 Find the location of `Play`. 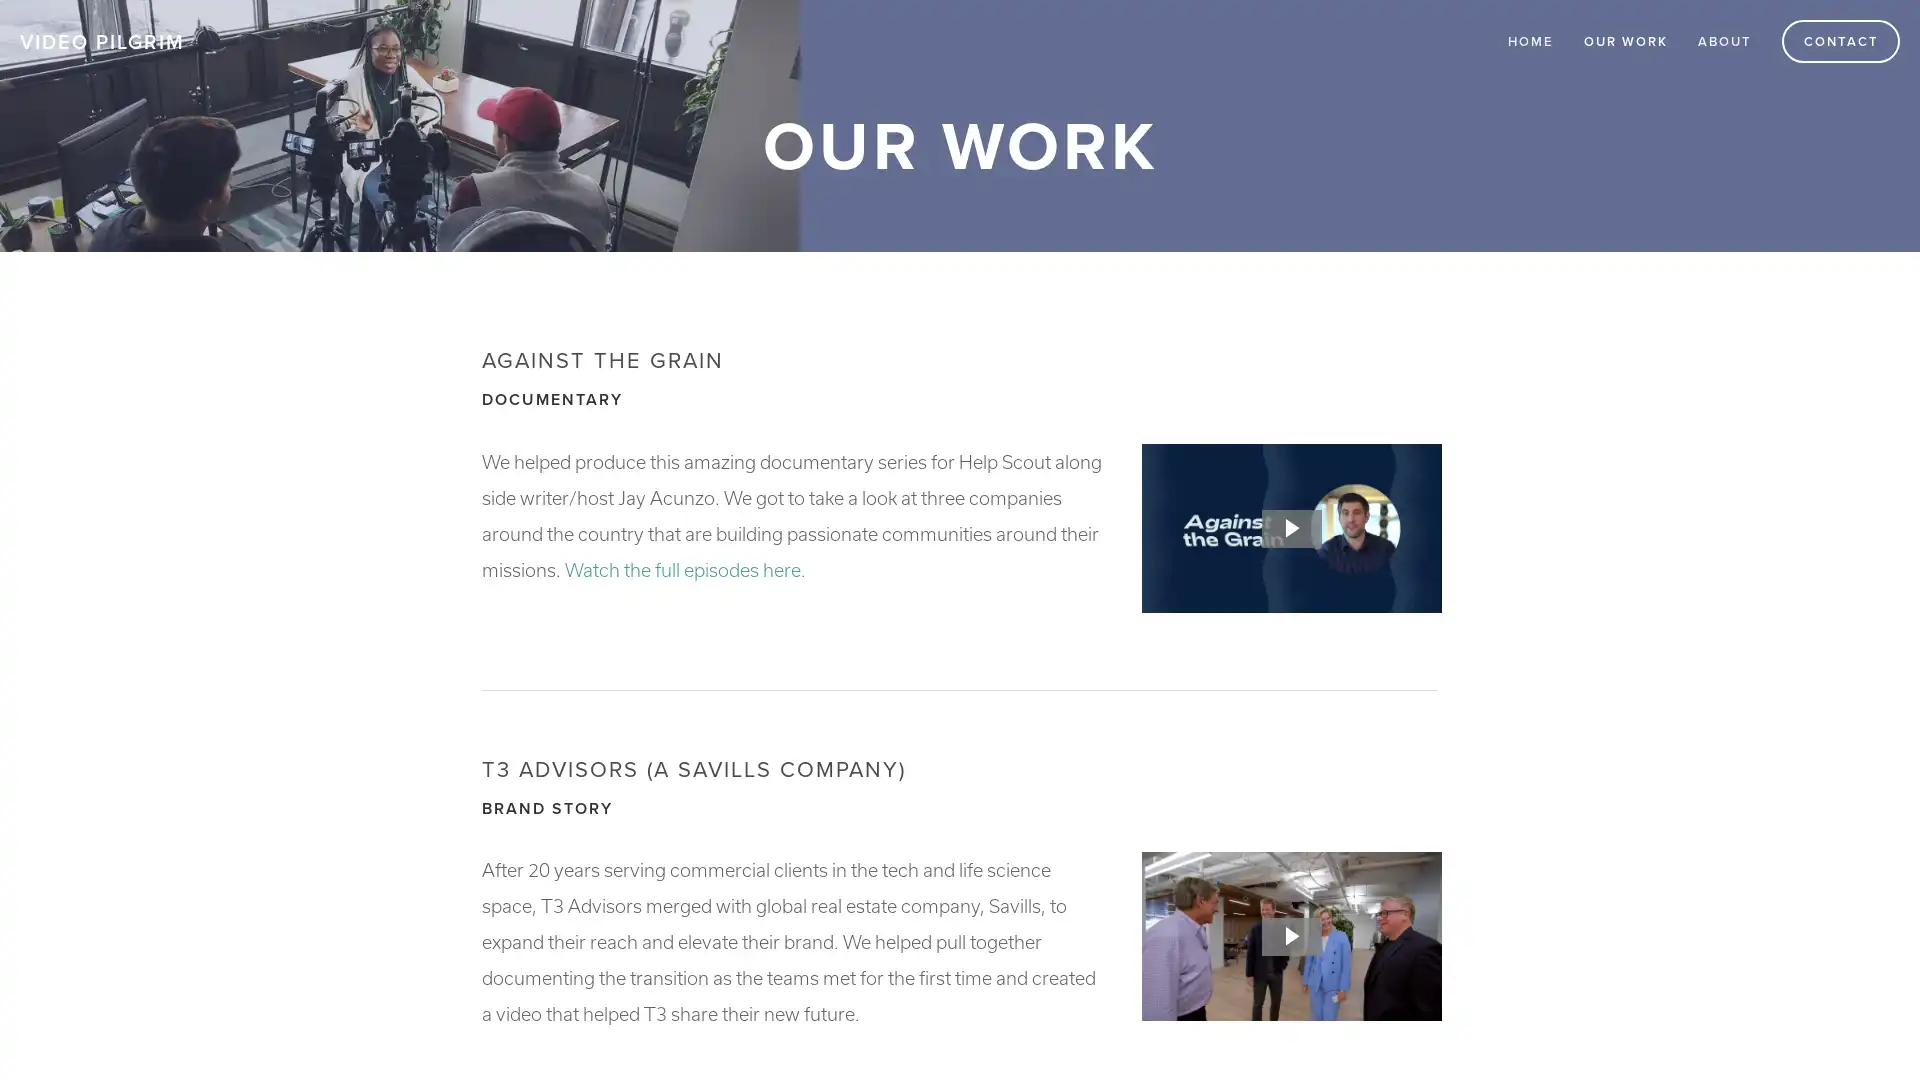

Play is located at coordinates (1291, 527).